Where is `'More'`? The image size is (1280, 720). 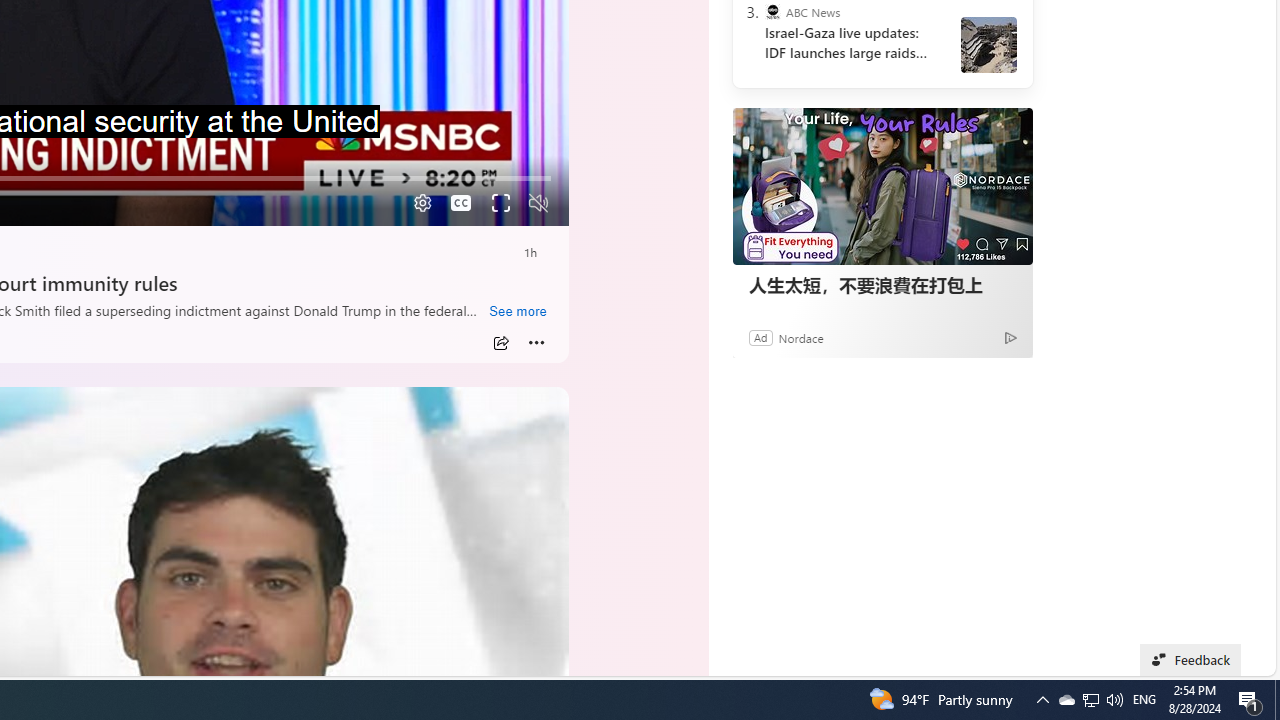 'More' is located at coordinates (536, 342).